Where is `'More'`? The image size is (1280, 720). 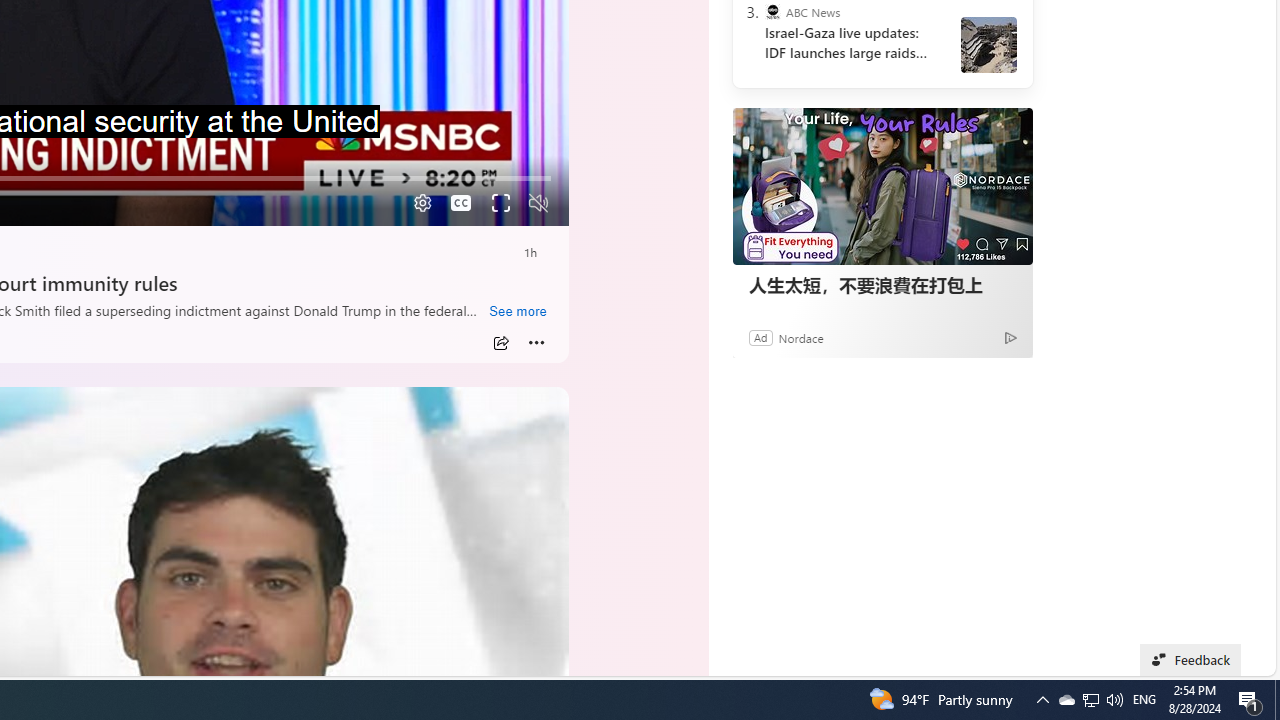 'More' is located at coordinates (536, 342).